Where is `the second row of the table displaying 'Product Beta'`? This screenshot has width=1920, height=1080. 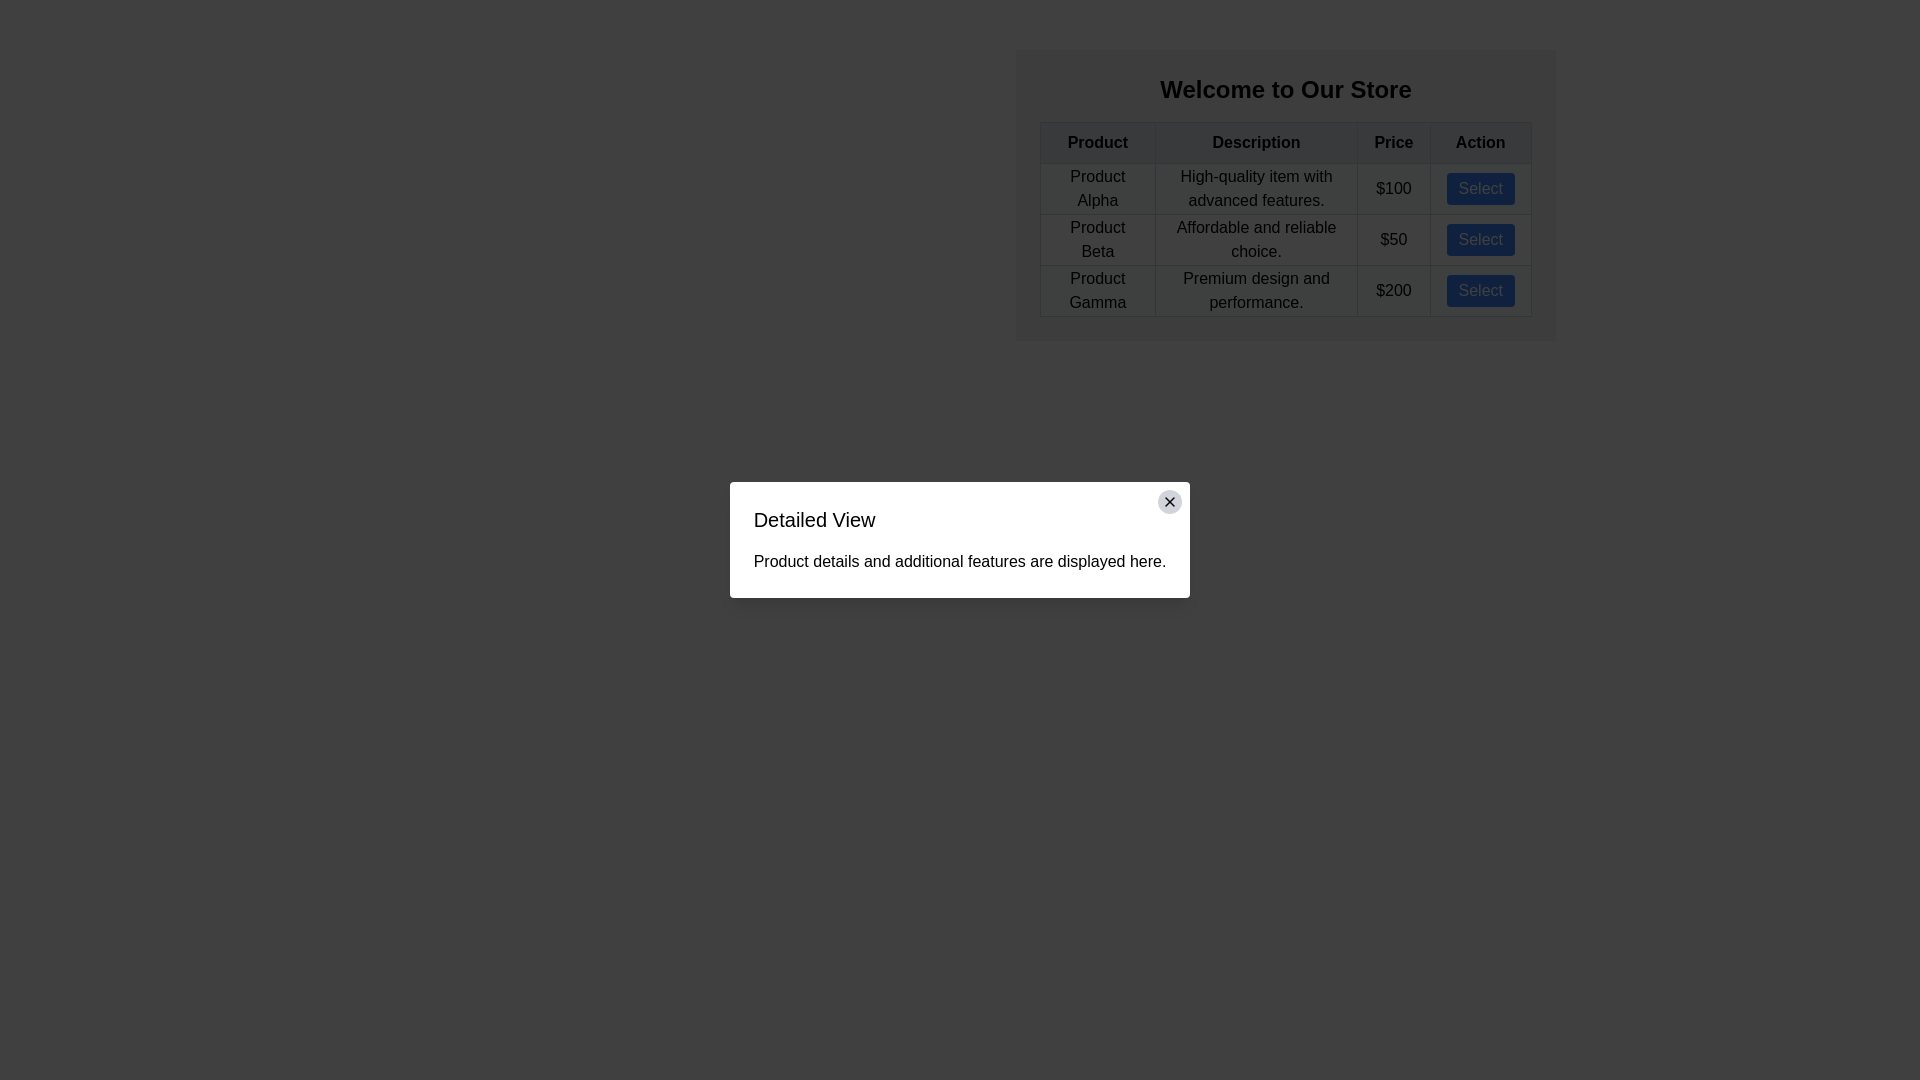 the second row of the table displaying 'Product Beta' is located at coordinates (1286, 238).